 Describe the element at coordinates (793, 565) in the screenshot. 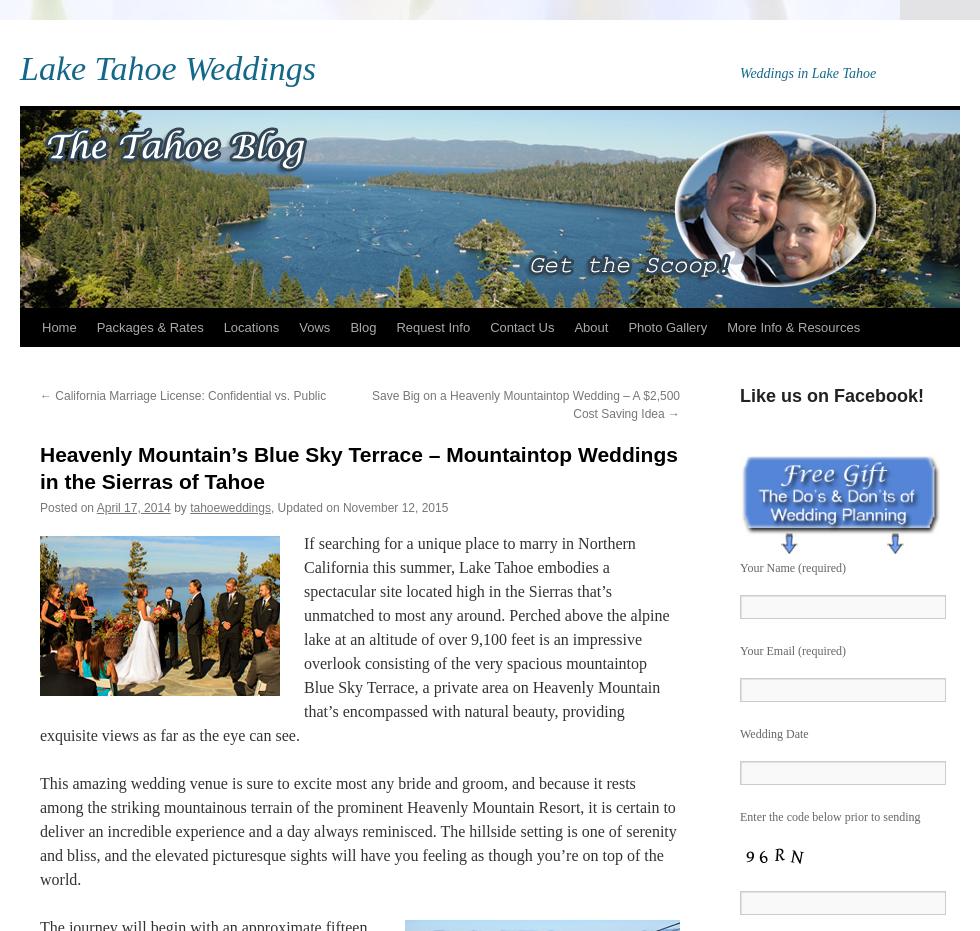

I see `'Your Name (required)'` at that location.